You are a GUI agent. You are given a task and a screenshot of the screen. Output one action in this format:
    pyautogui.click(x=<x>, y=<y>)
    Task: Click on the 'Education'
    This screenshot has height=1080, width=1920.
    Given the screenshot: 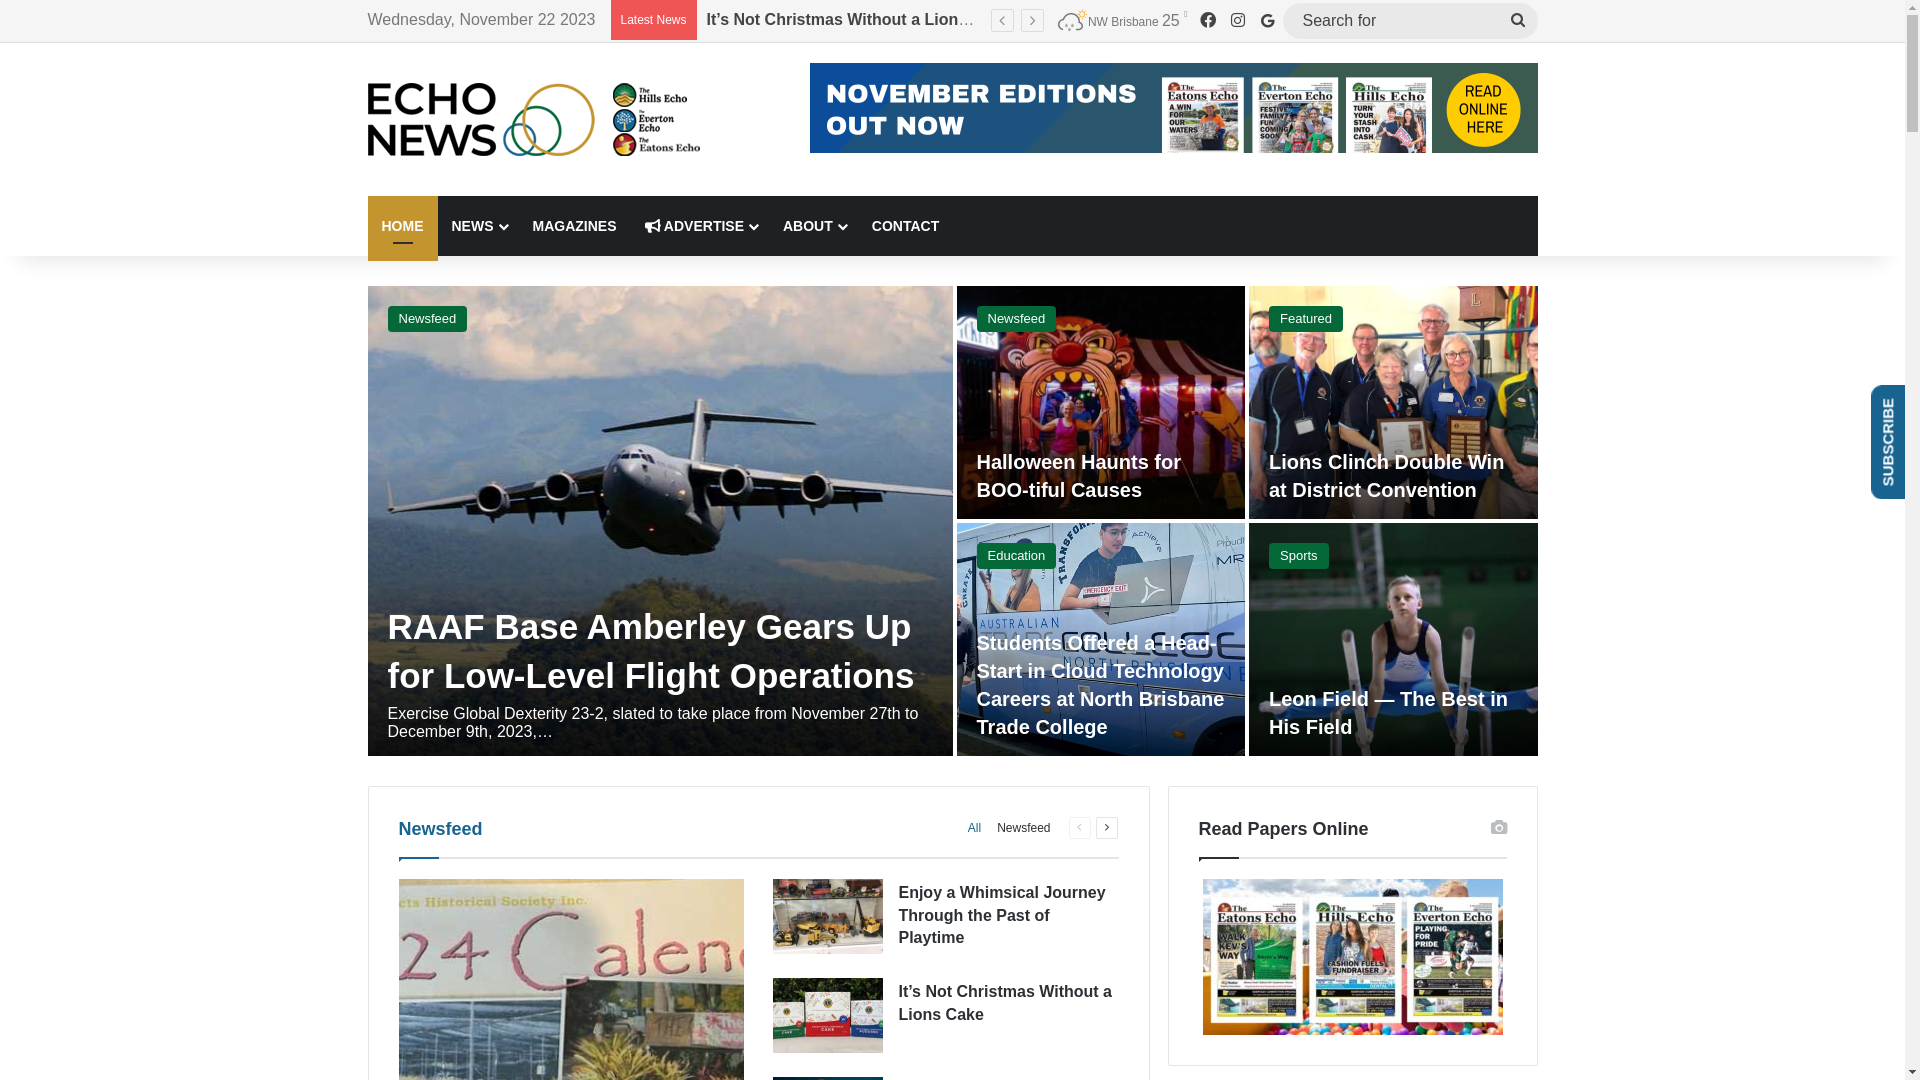 What is the action you would take?
    pyautogui.click(x=975, y=555)
    